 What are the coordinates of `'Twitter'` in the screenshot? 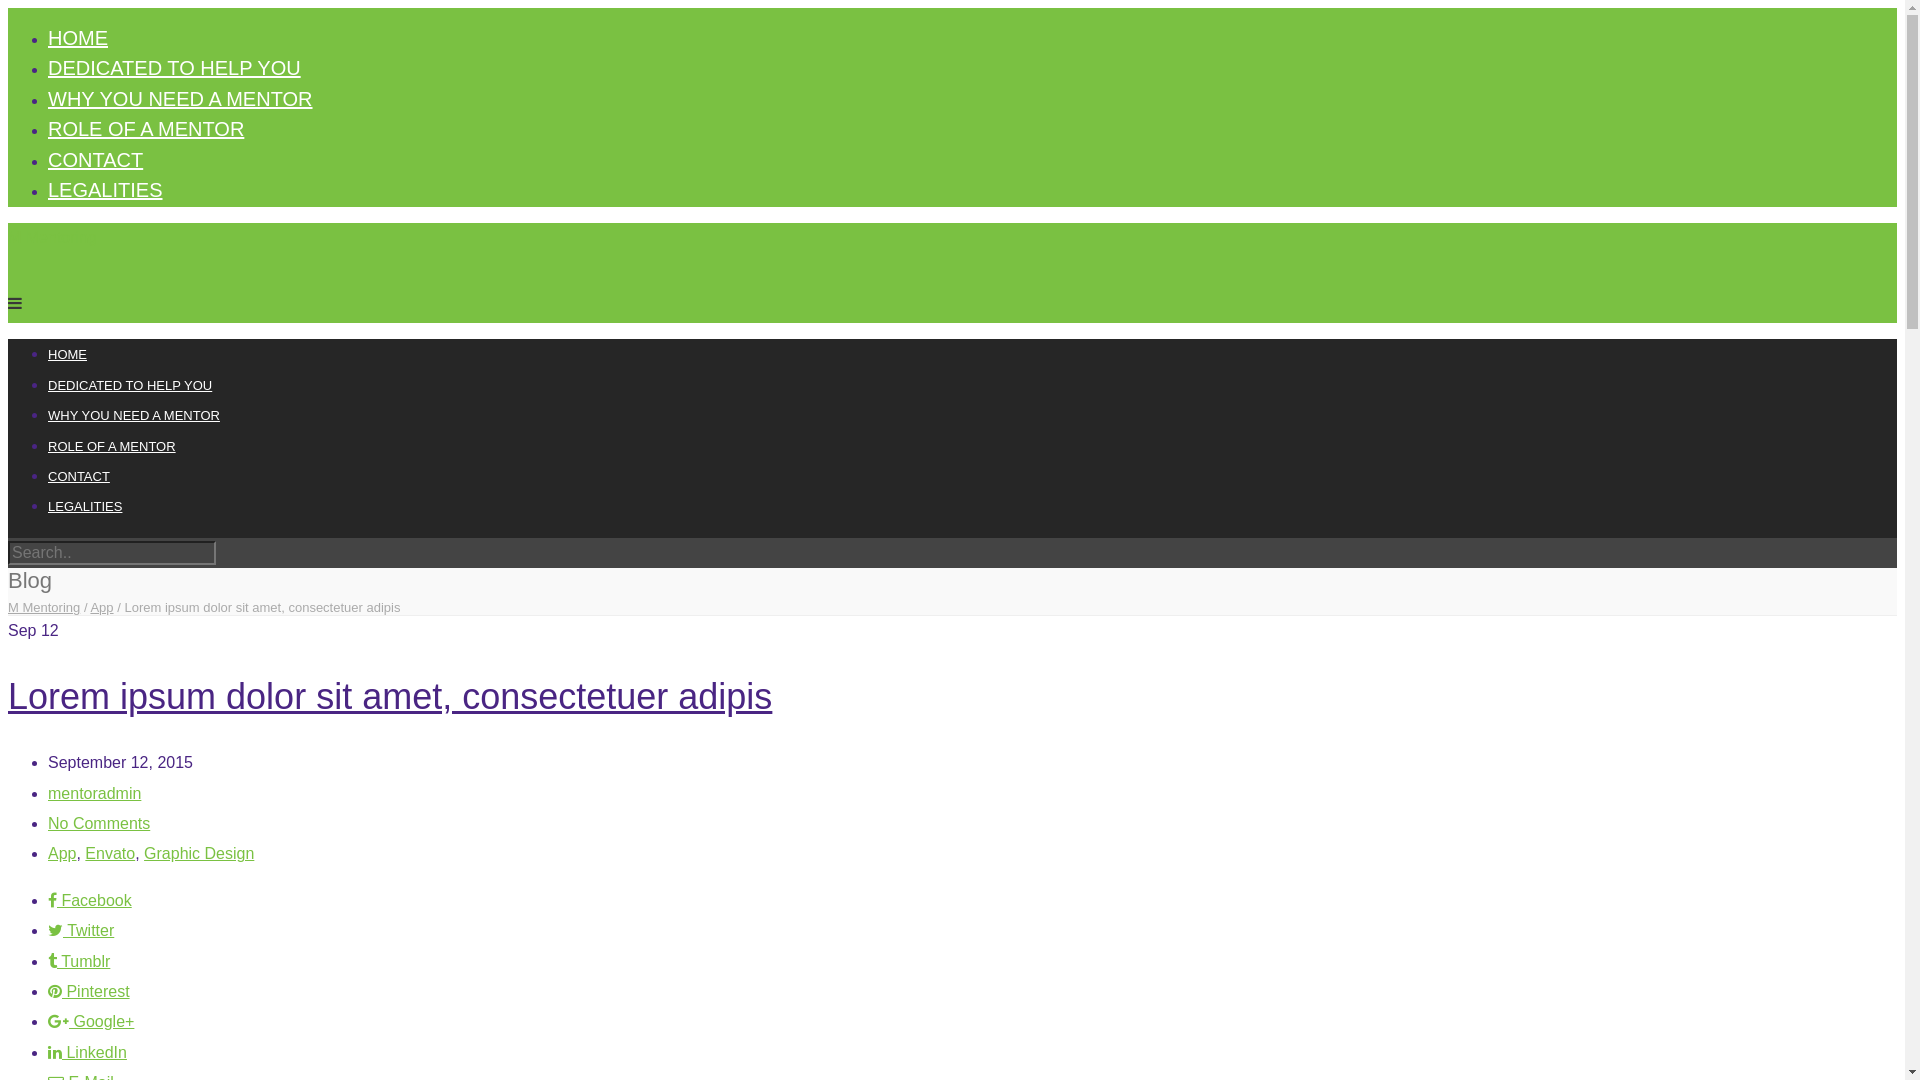 It's located at (80, 930).